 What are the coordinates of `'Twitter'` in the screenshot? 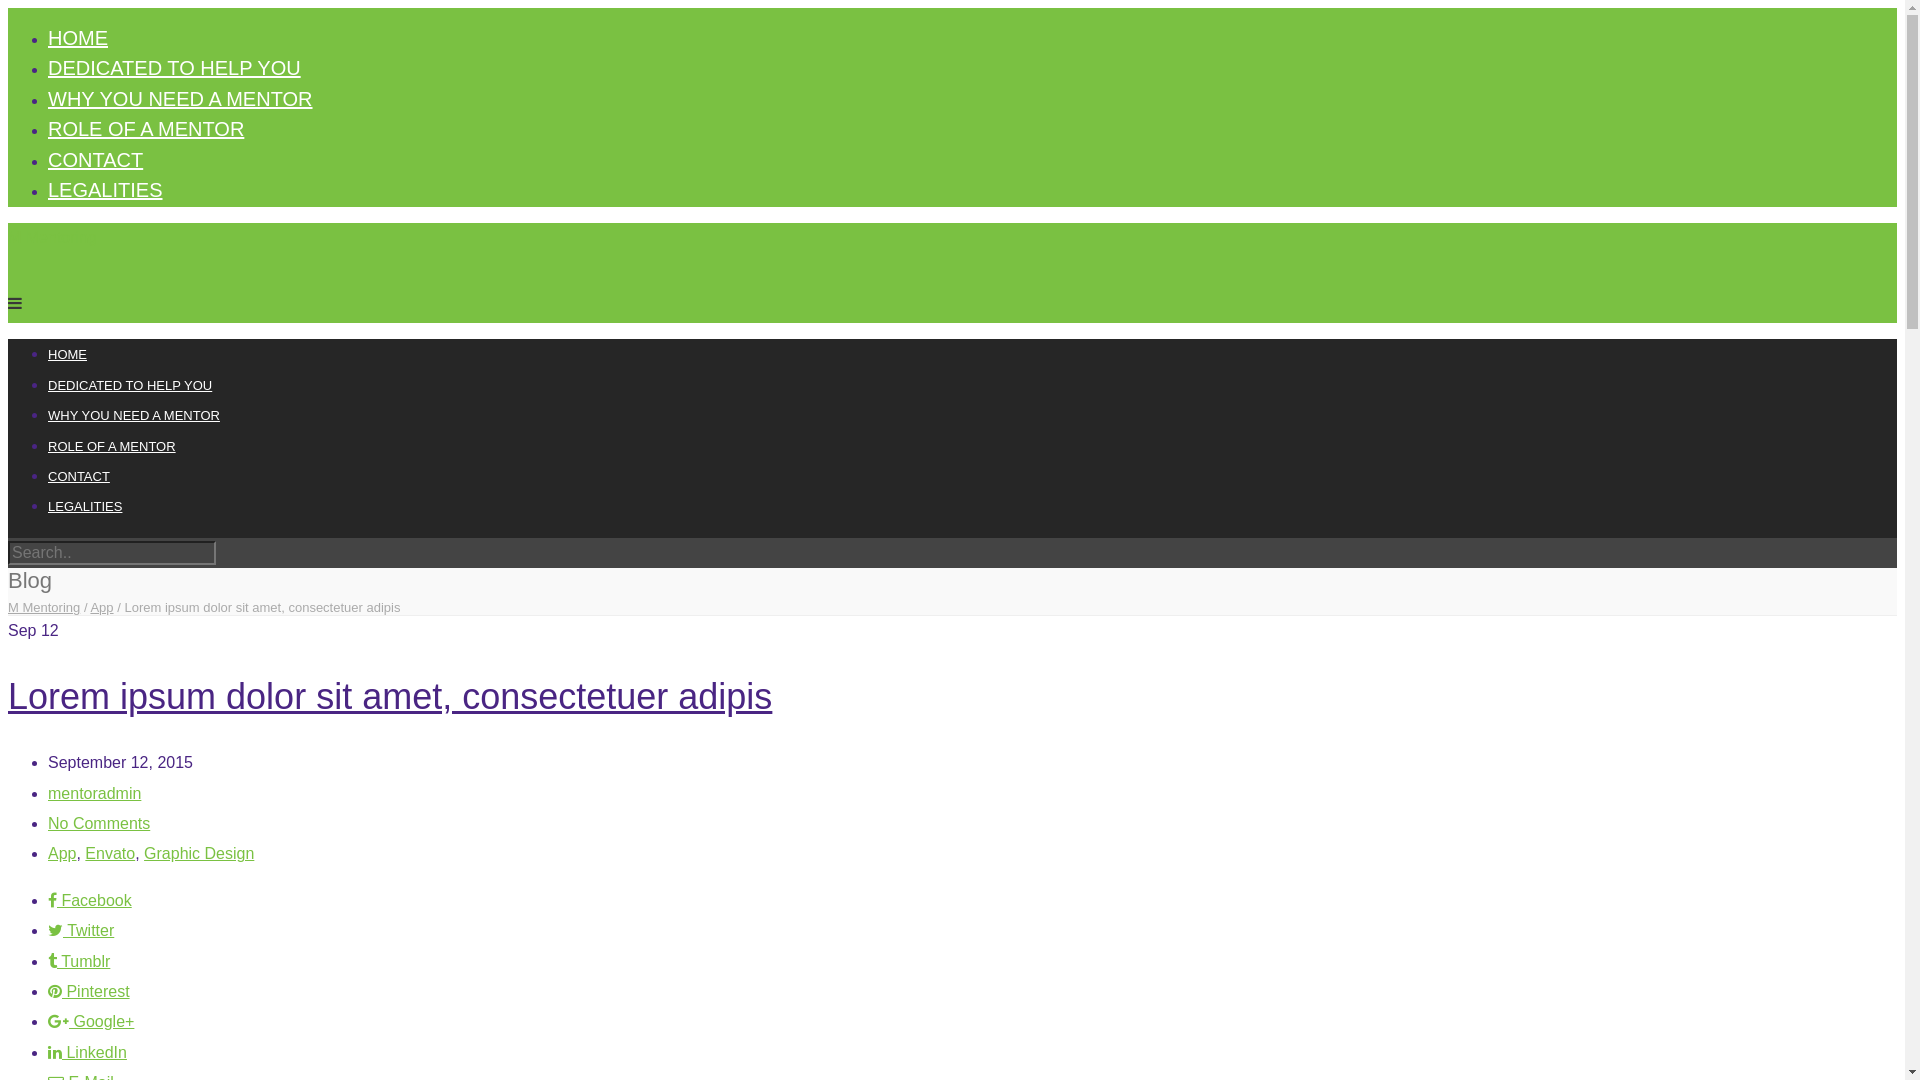 It's located at (80, 930).